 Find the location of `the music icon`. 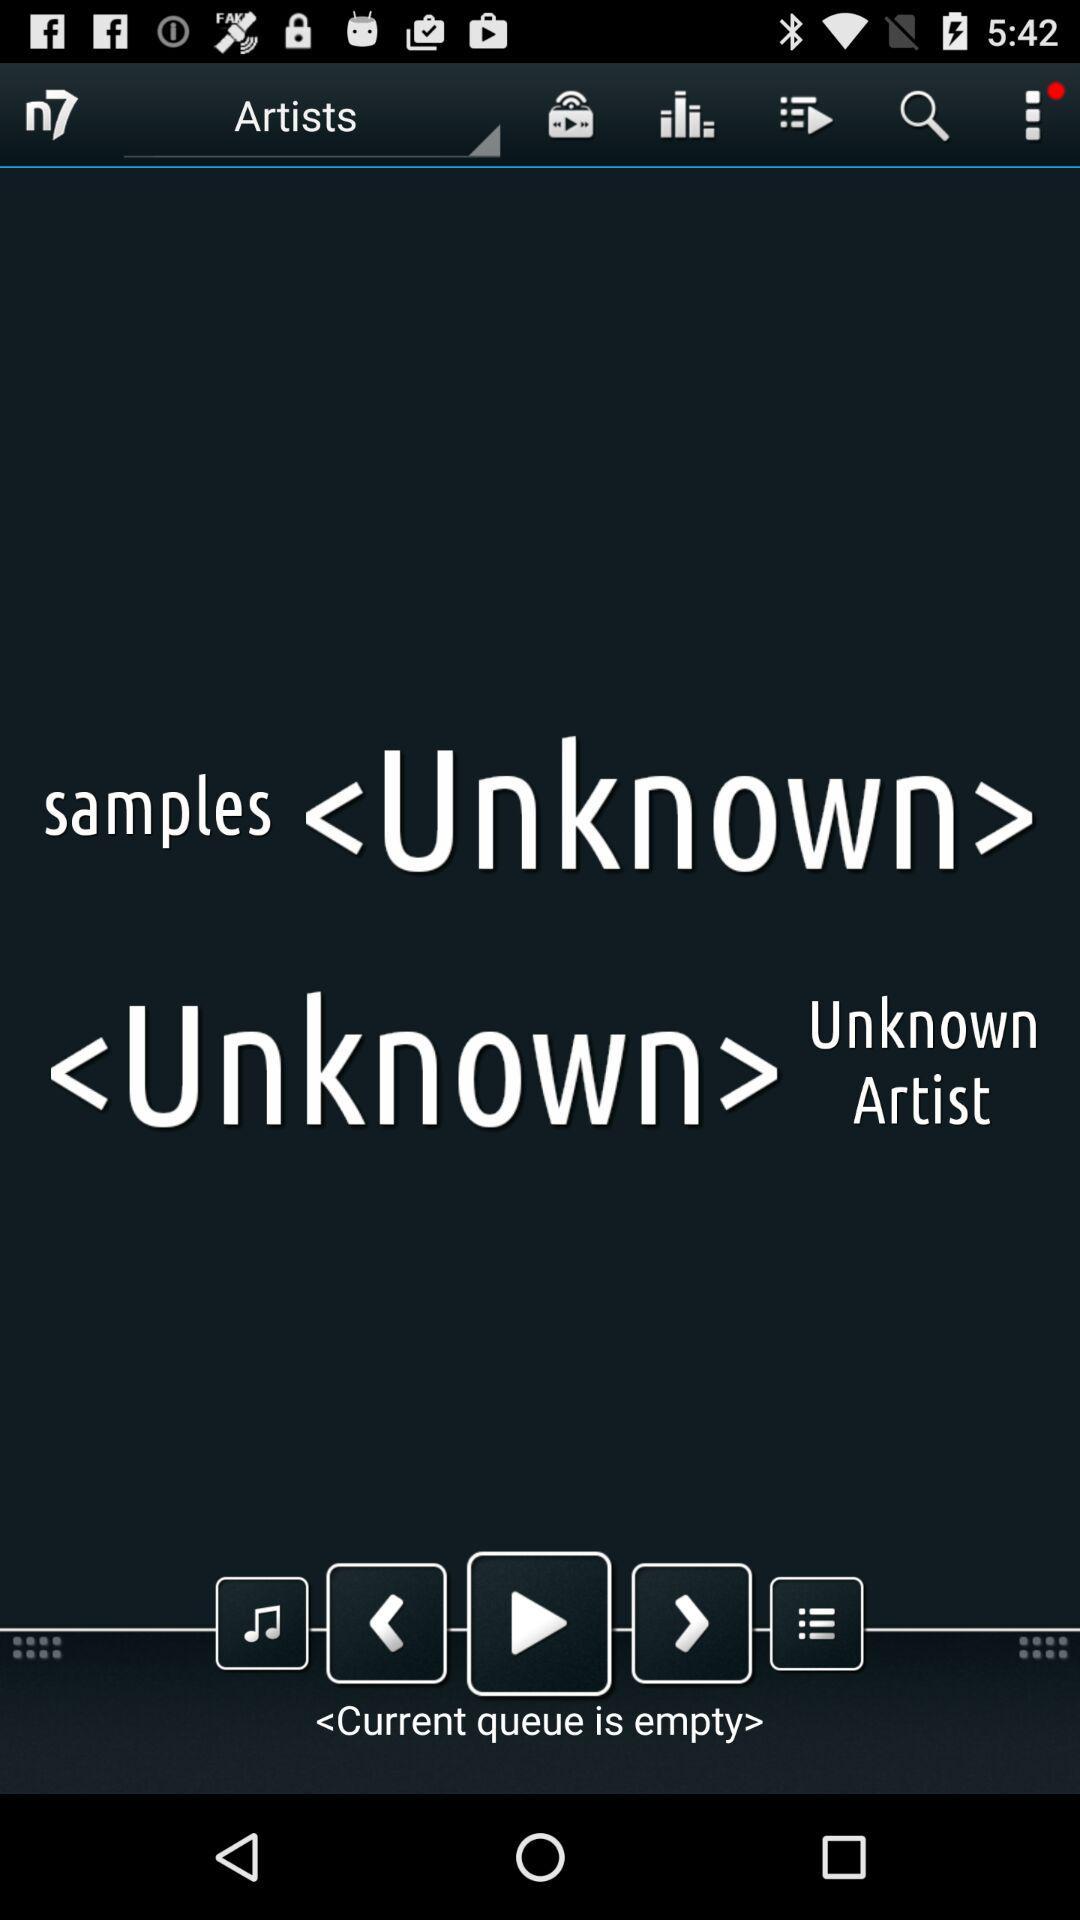

the music icon is located at coordinates (261, 1736).